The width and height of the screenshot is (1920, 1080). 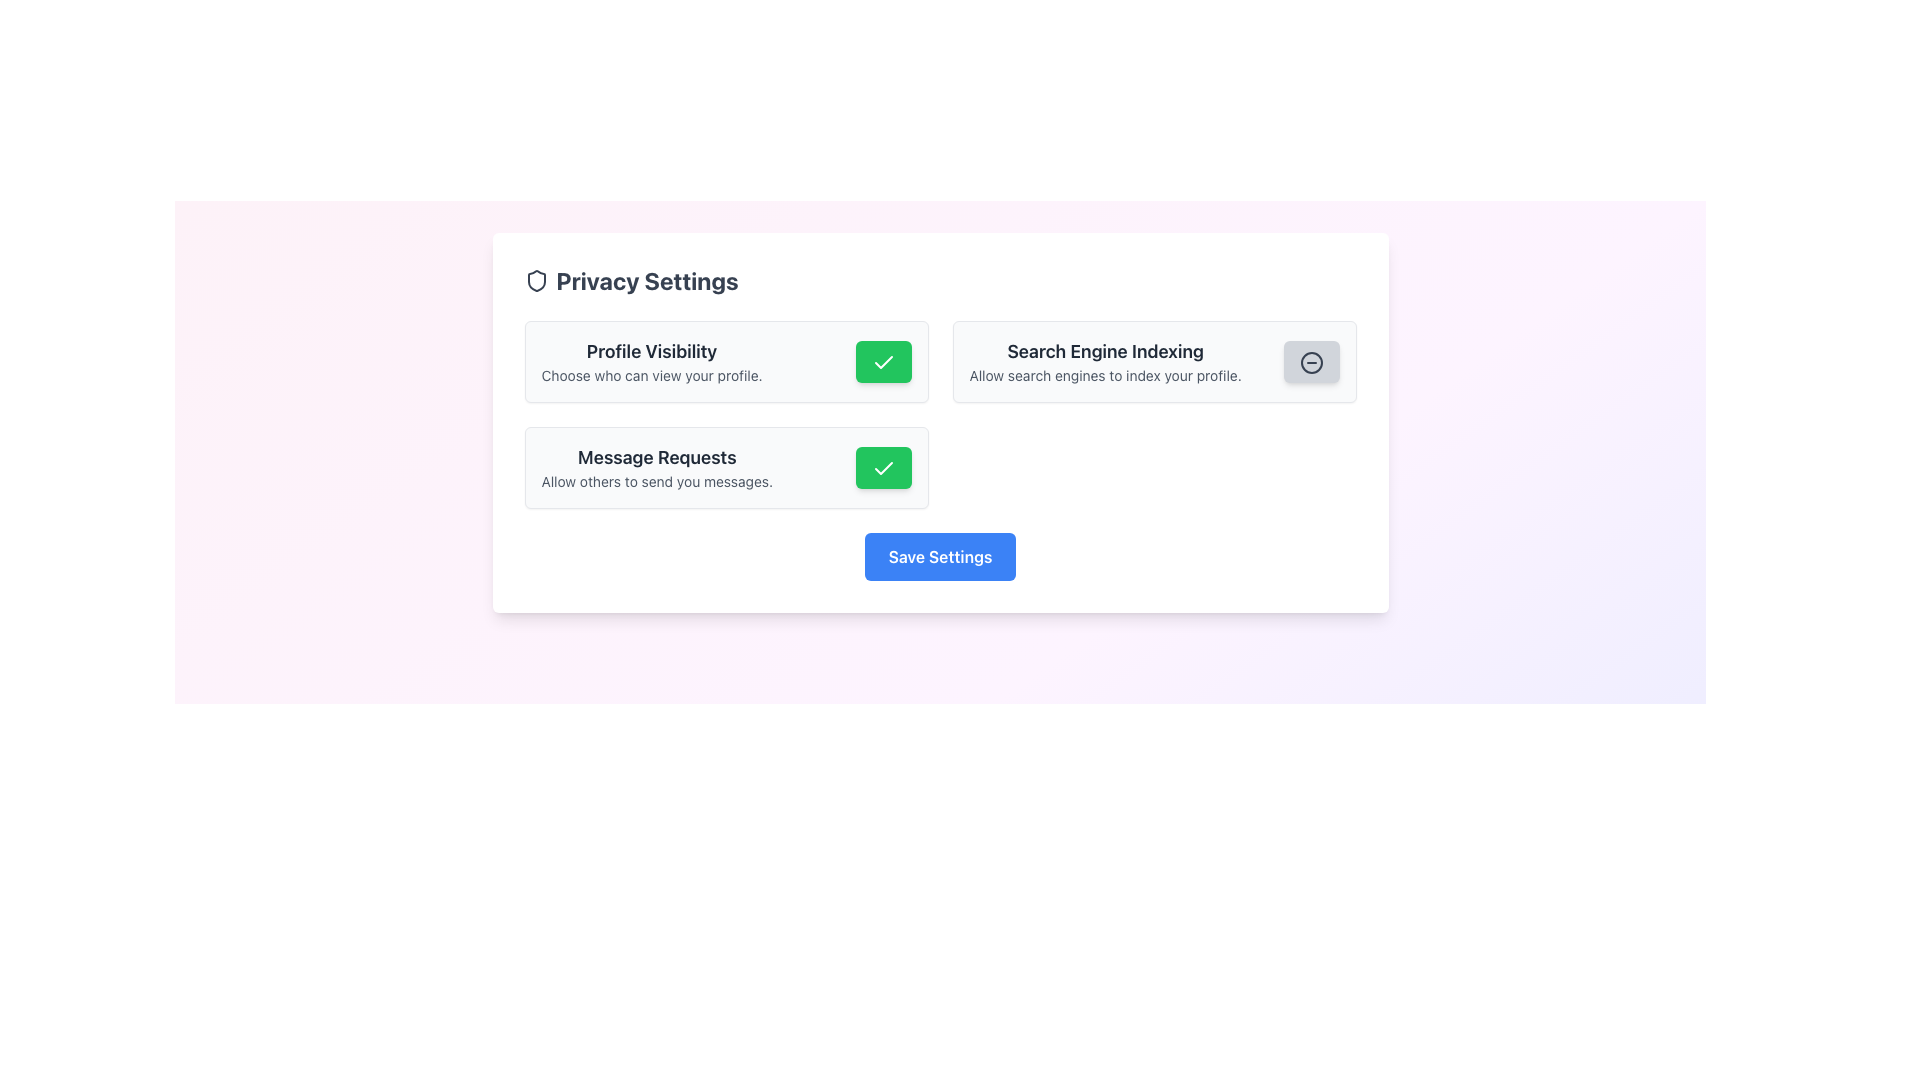 What do you see at coordinates (1104, 362) in the screenshot?
I see `the descriptive text label for the 'Search Engine Indexing' feature in the privacy settings` at bounding box center [1104, 362].